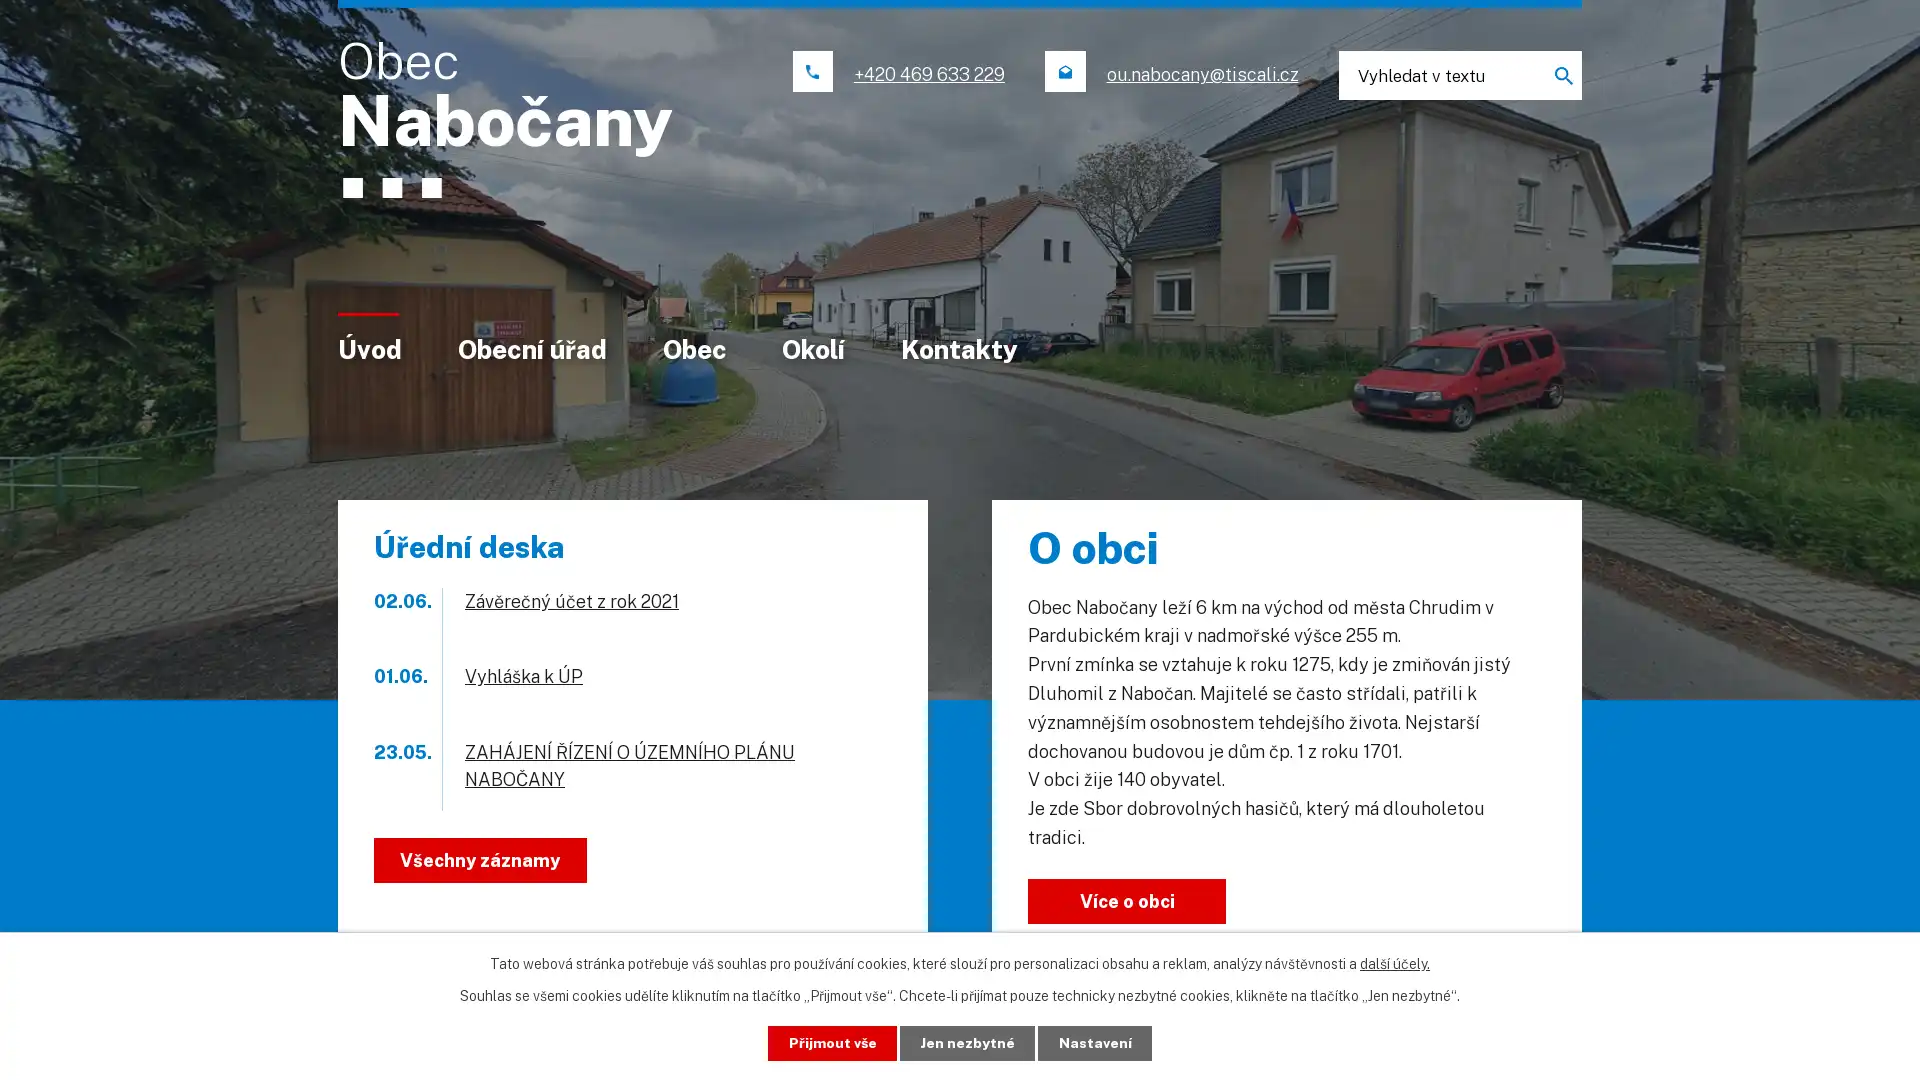 This screenshot has height=1080, width=1920. I want to click on Hledat, so click(1554, 74).